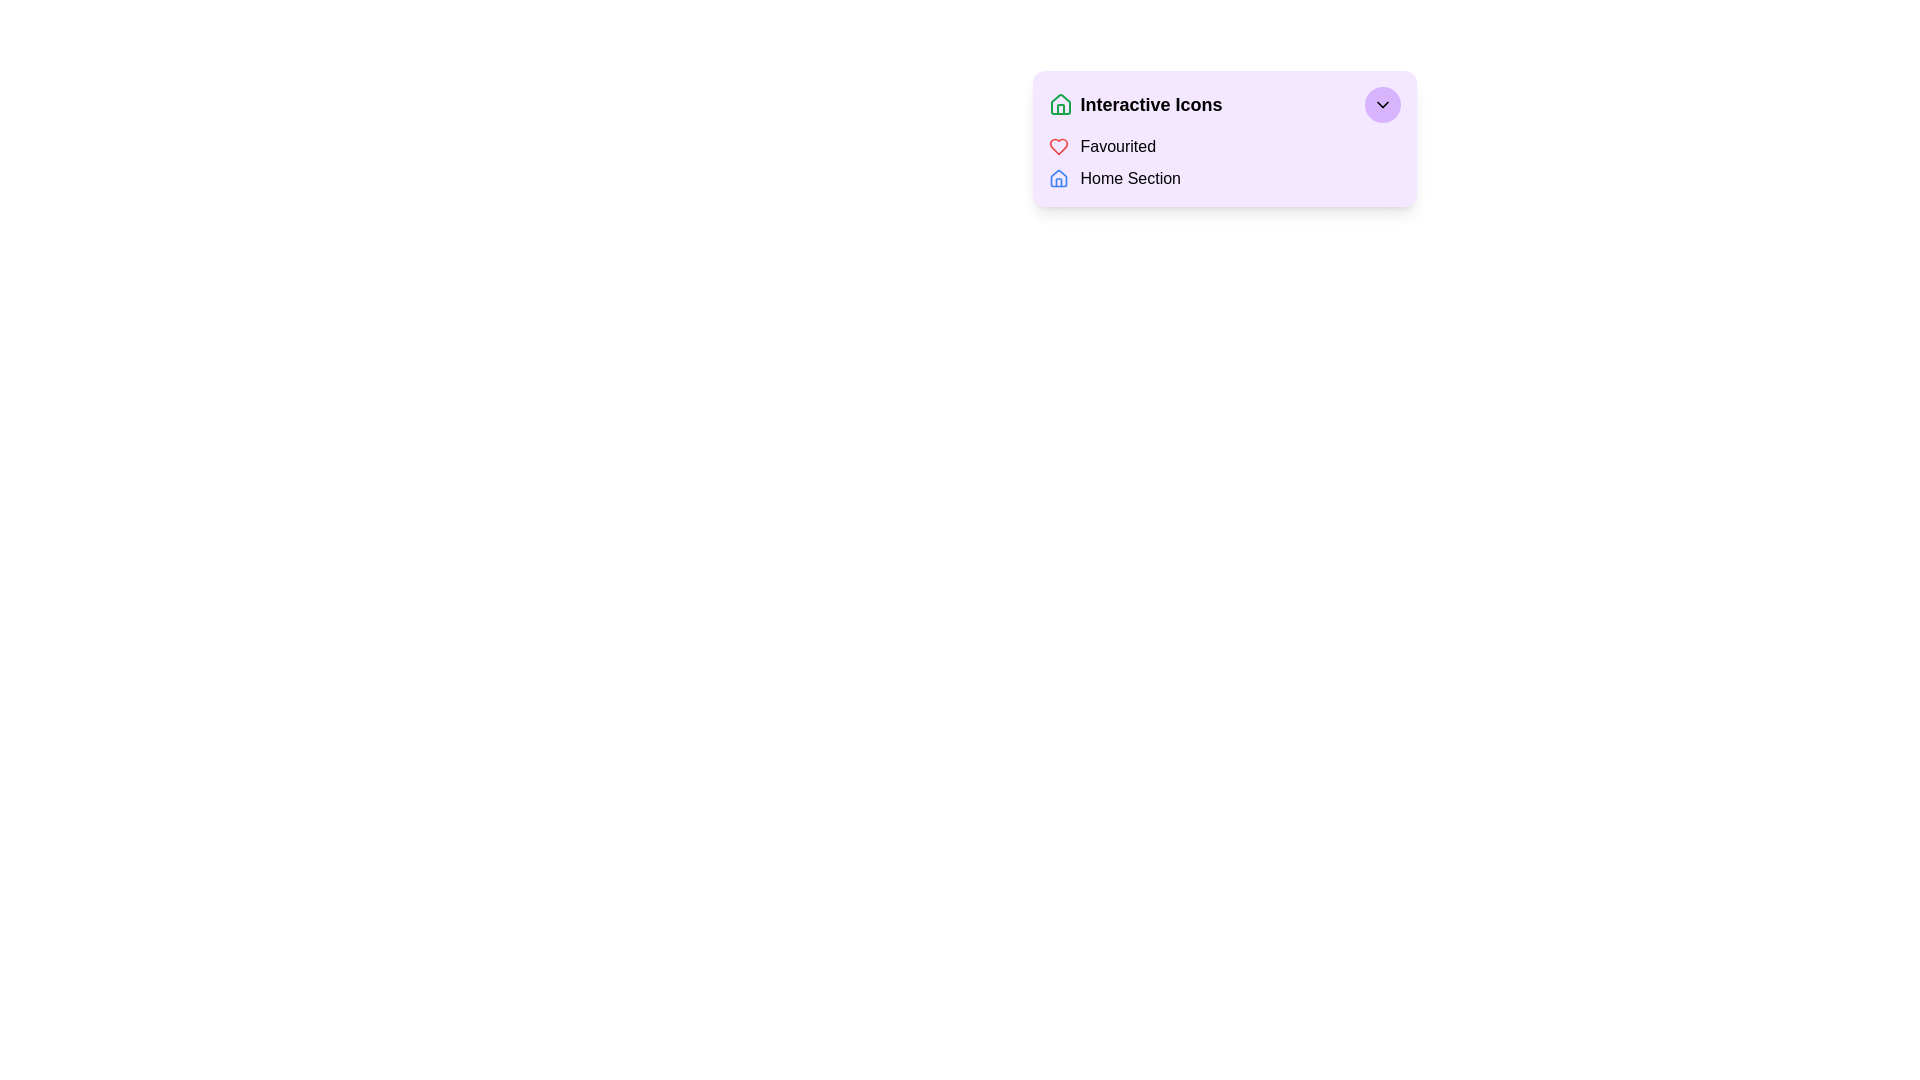 The height and width of the screenshot is (1080, 1920). What do you see at coordinates (1117, 145) in the screenshot?
I see `the 'Favourited' text label, which indicates a feature related to the heart icon` at bounding box center [1117, 145].